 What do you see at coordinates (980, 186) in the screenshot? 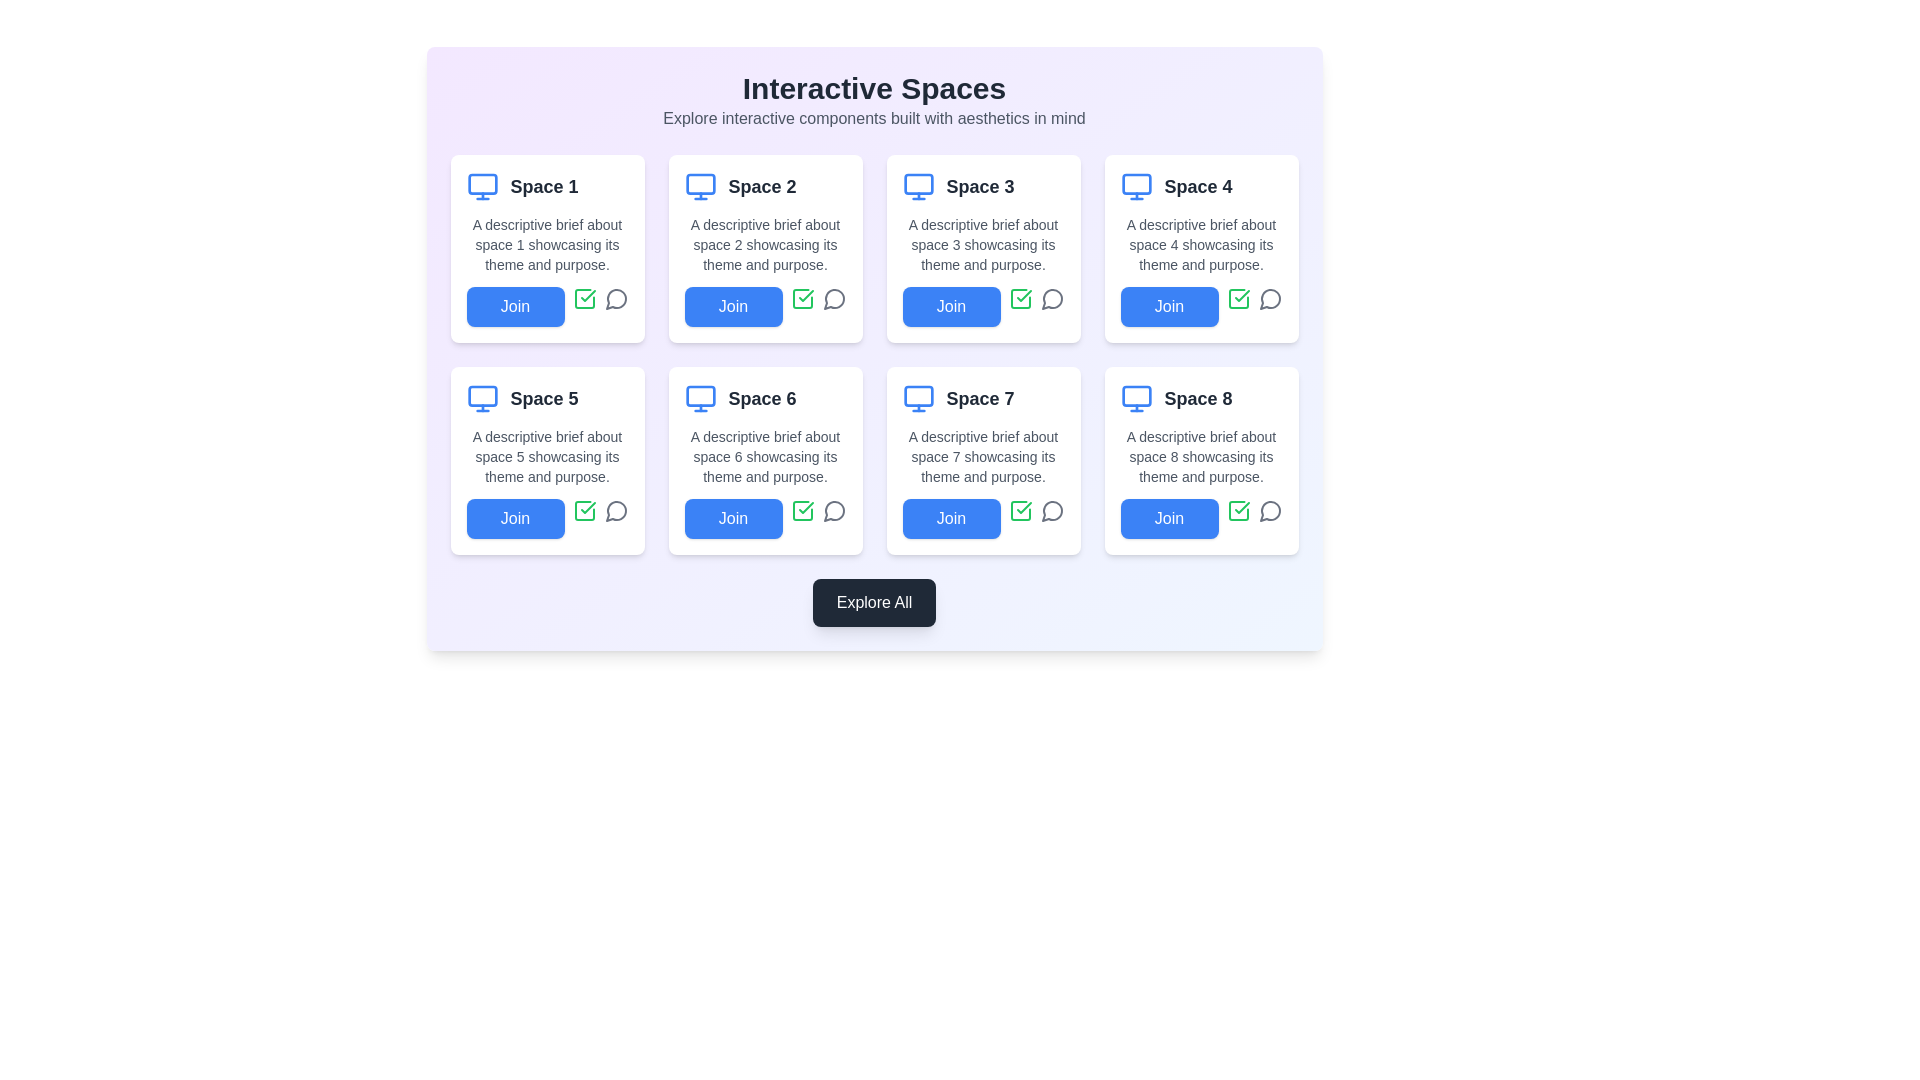
I see `the title label of the third card in the grid layout under the 'Interactive Spaces' section` at bounding box center [980, 186].